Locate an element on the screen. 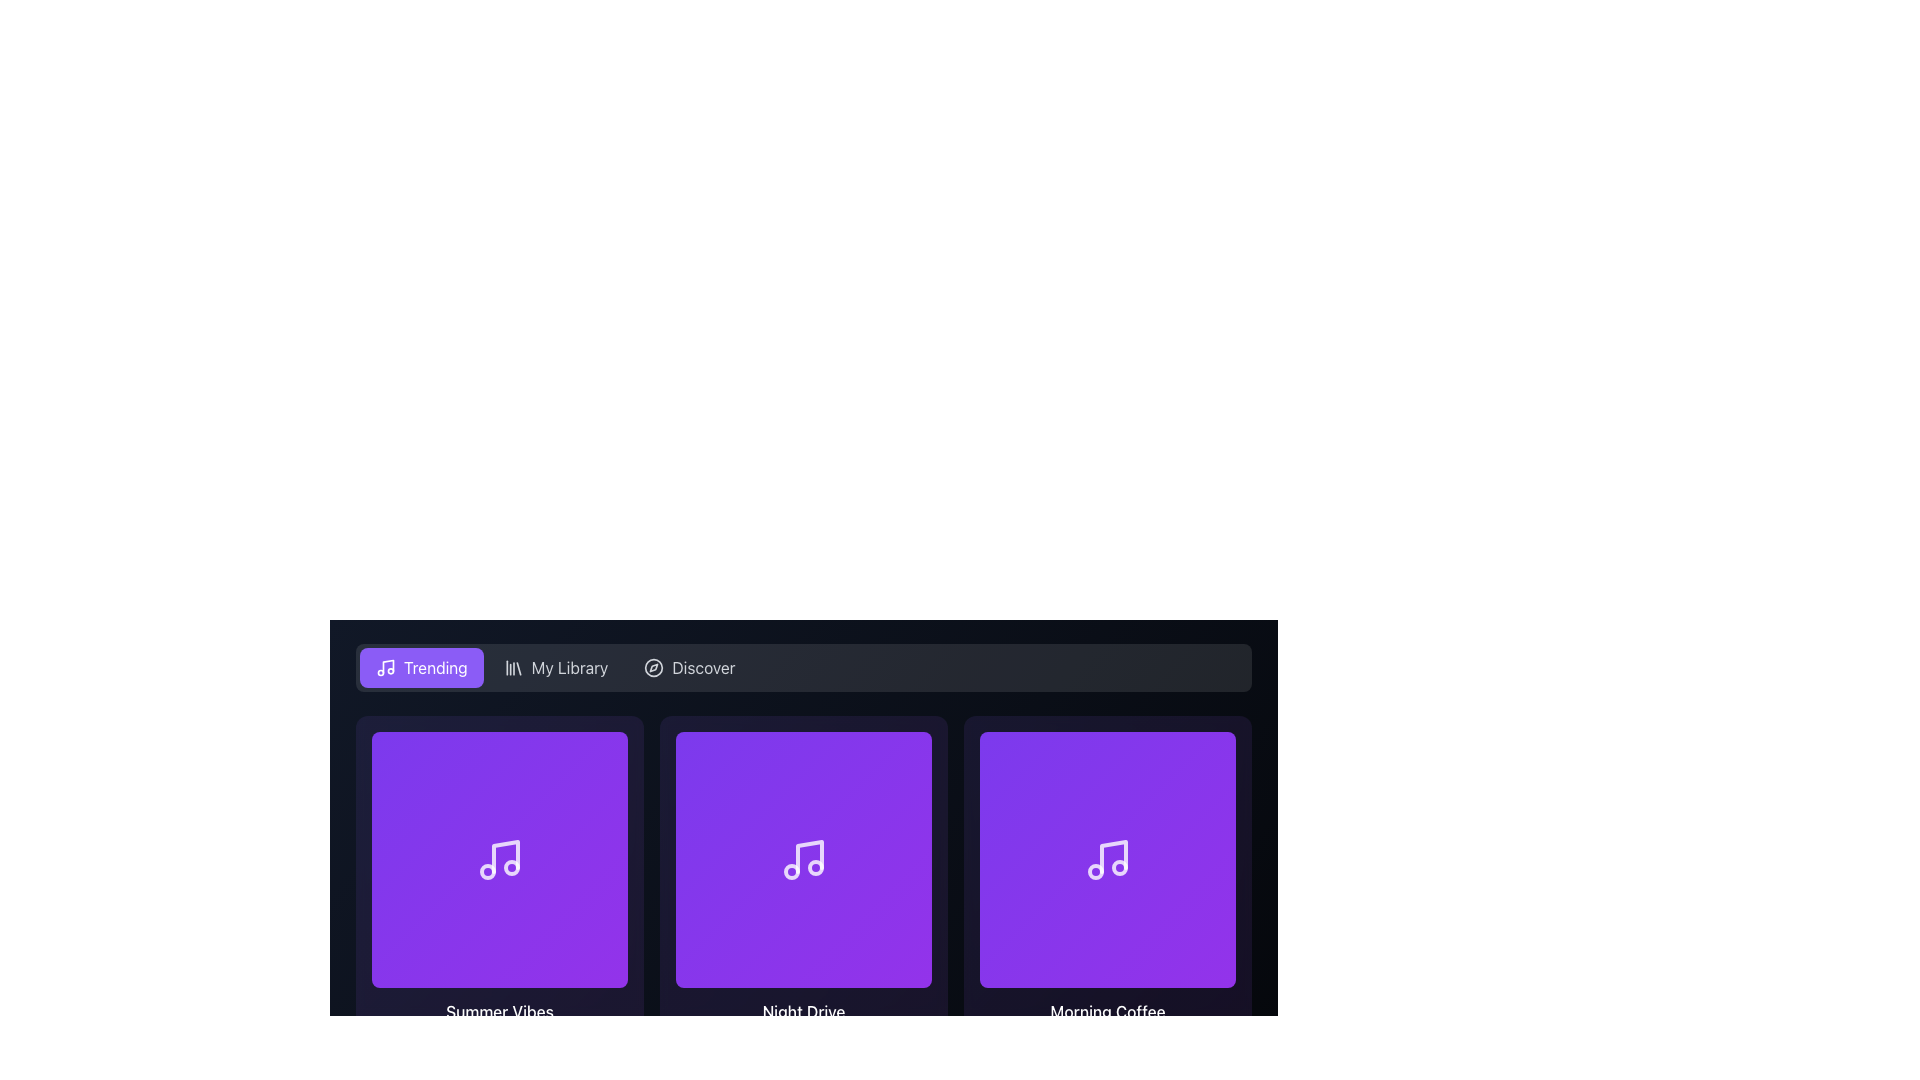  the circular shape at the center of the compass icon, which is located in the top section of the interface is located at coordinates (654, 667).